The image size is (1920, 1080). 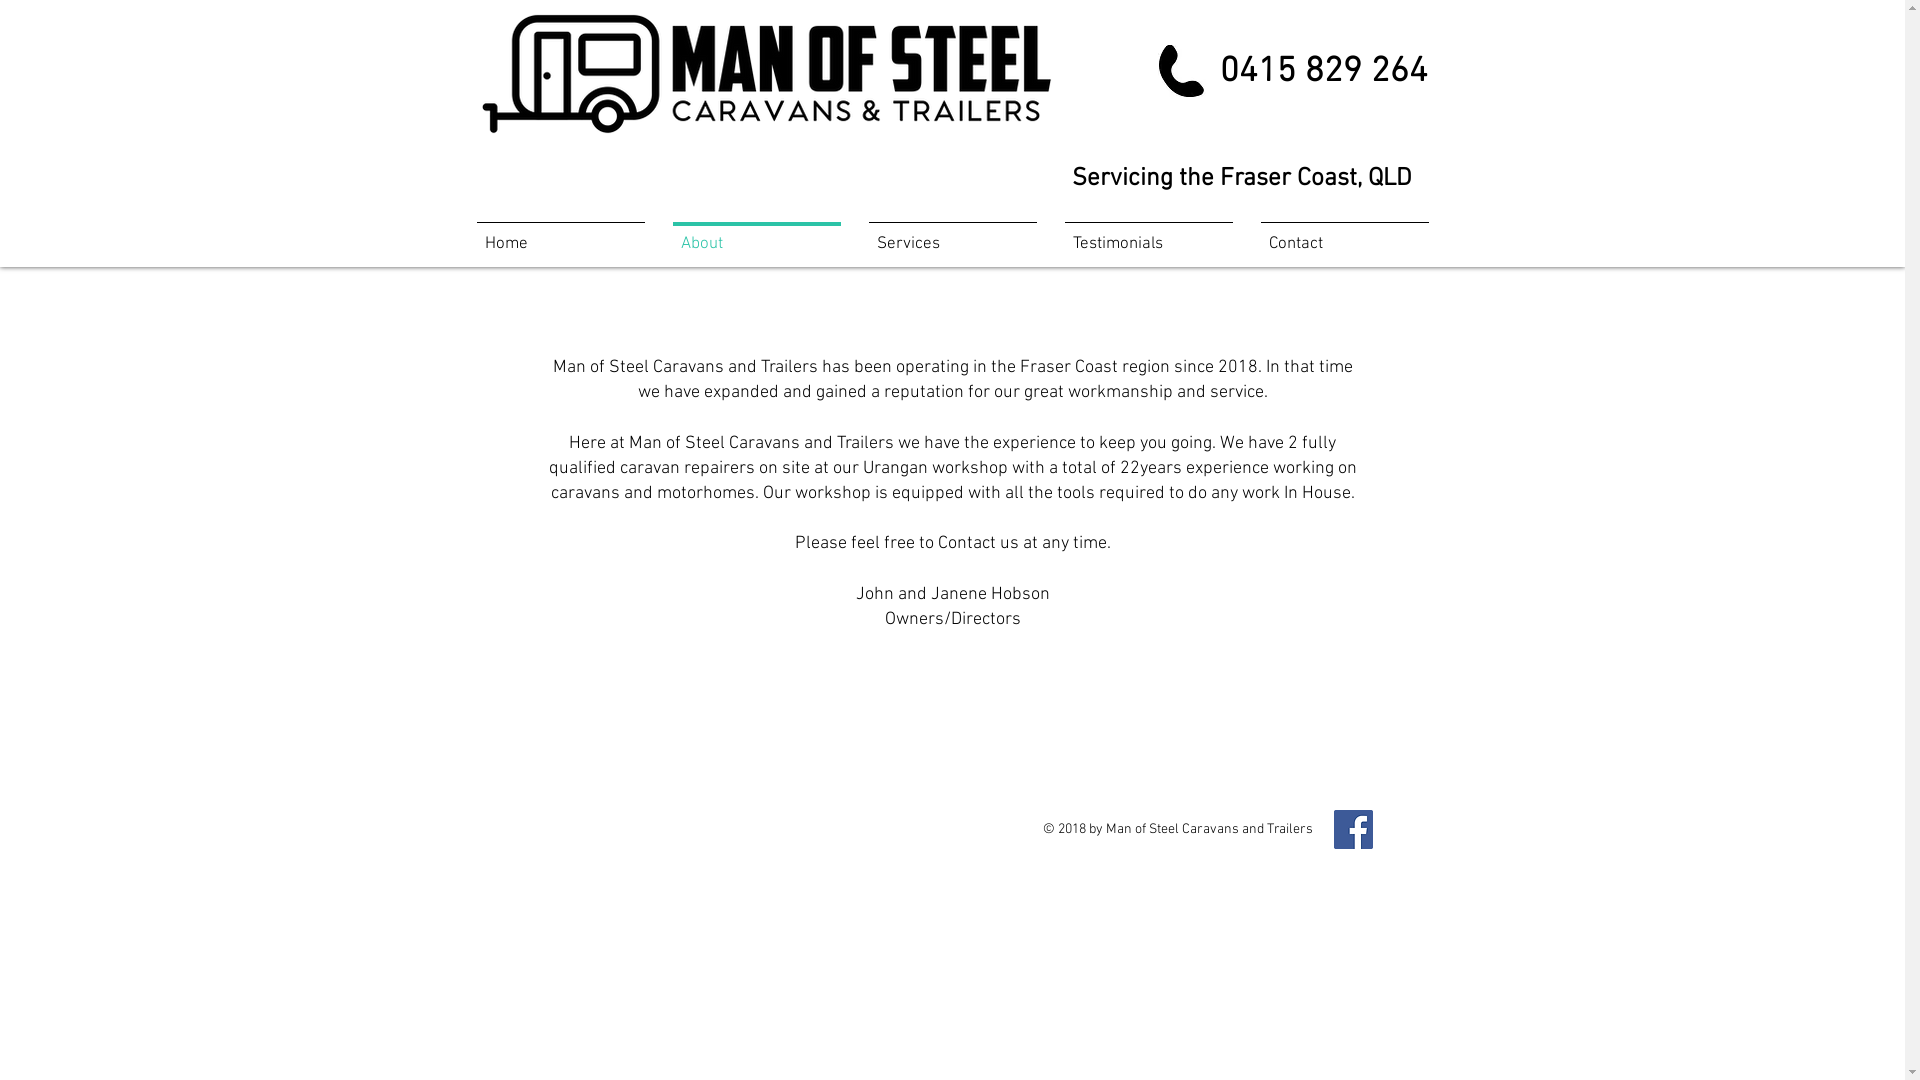 I want to click on 'About', so click(x=754, y=234).